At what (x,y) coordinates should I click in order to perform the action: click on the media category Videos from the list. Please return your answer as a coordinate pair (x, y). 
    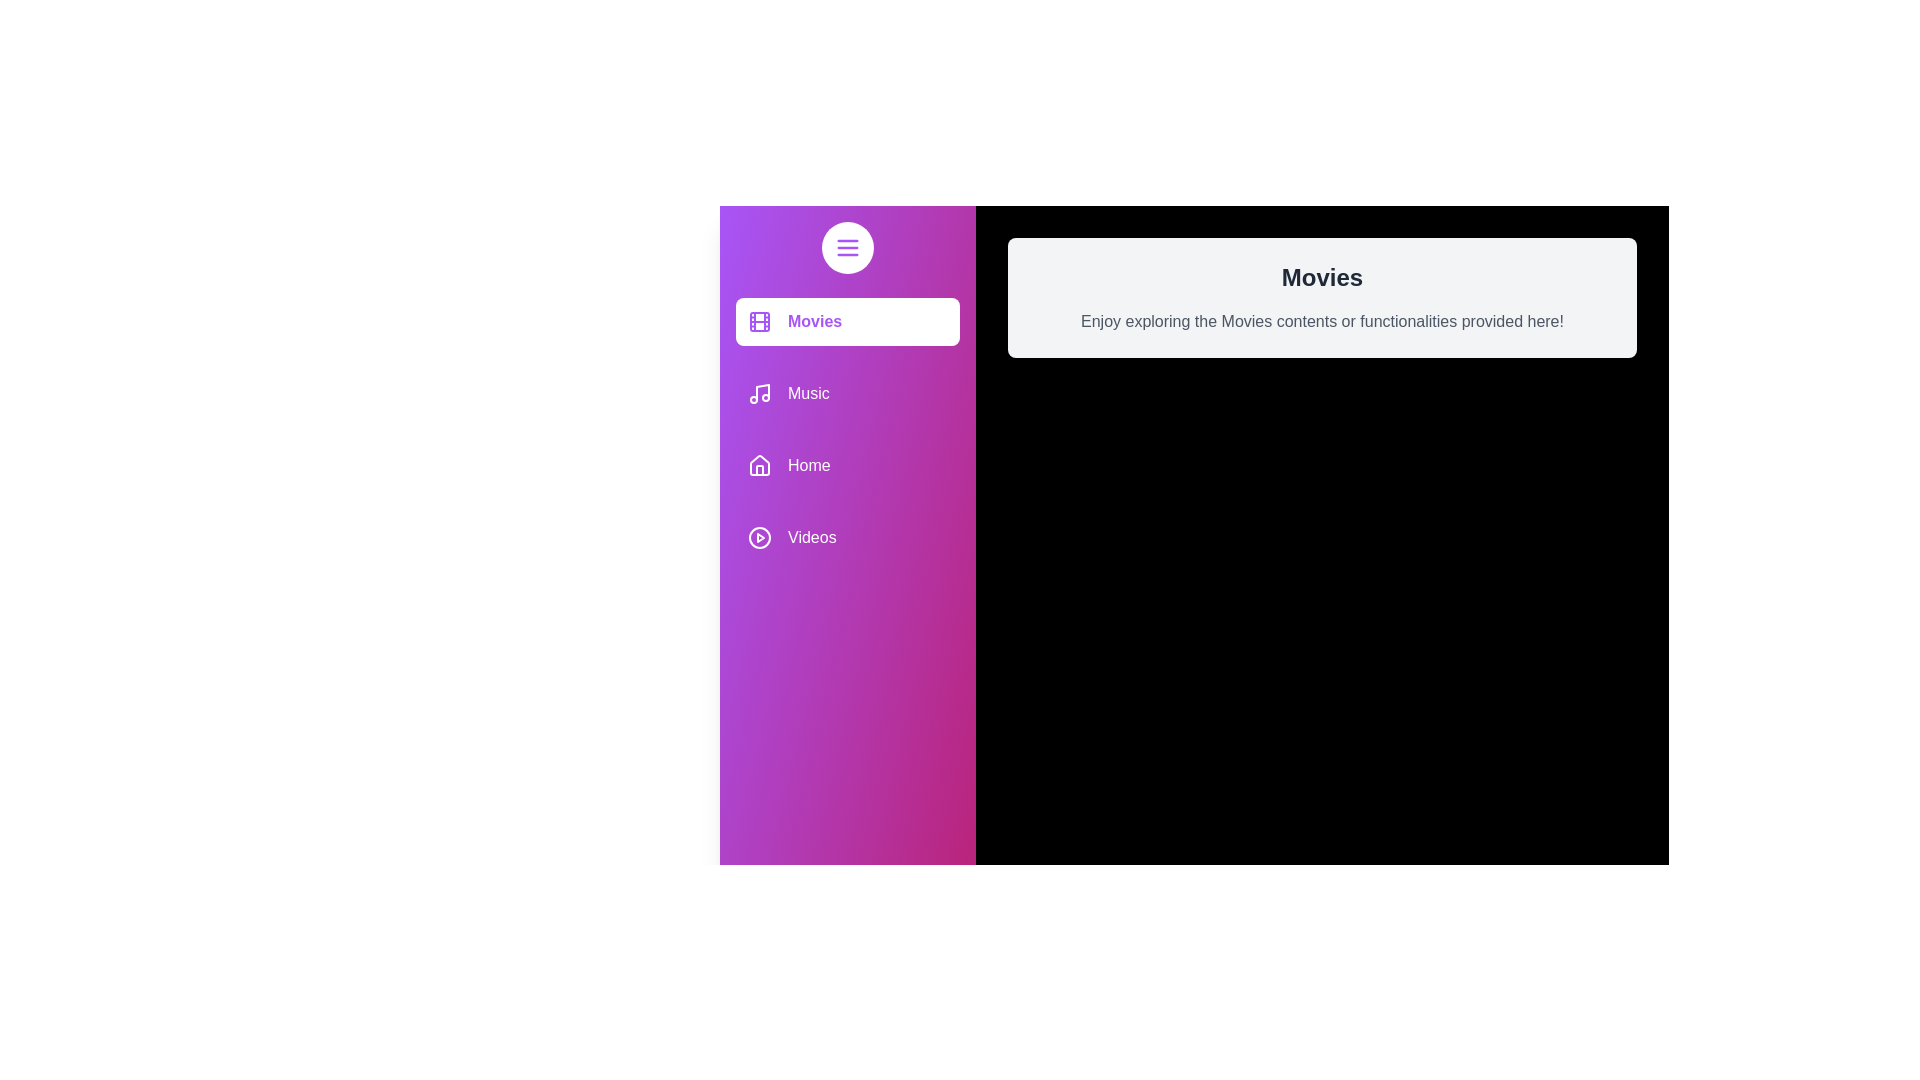
    Looking at the image, I should click on (848, 536).